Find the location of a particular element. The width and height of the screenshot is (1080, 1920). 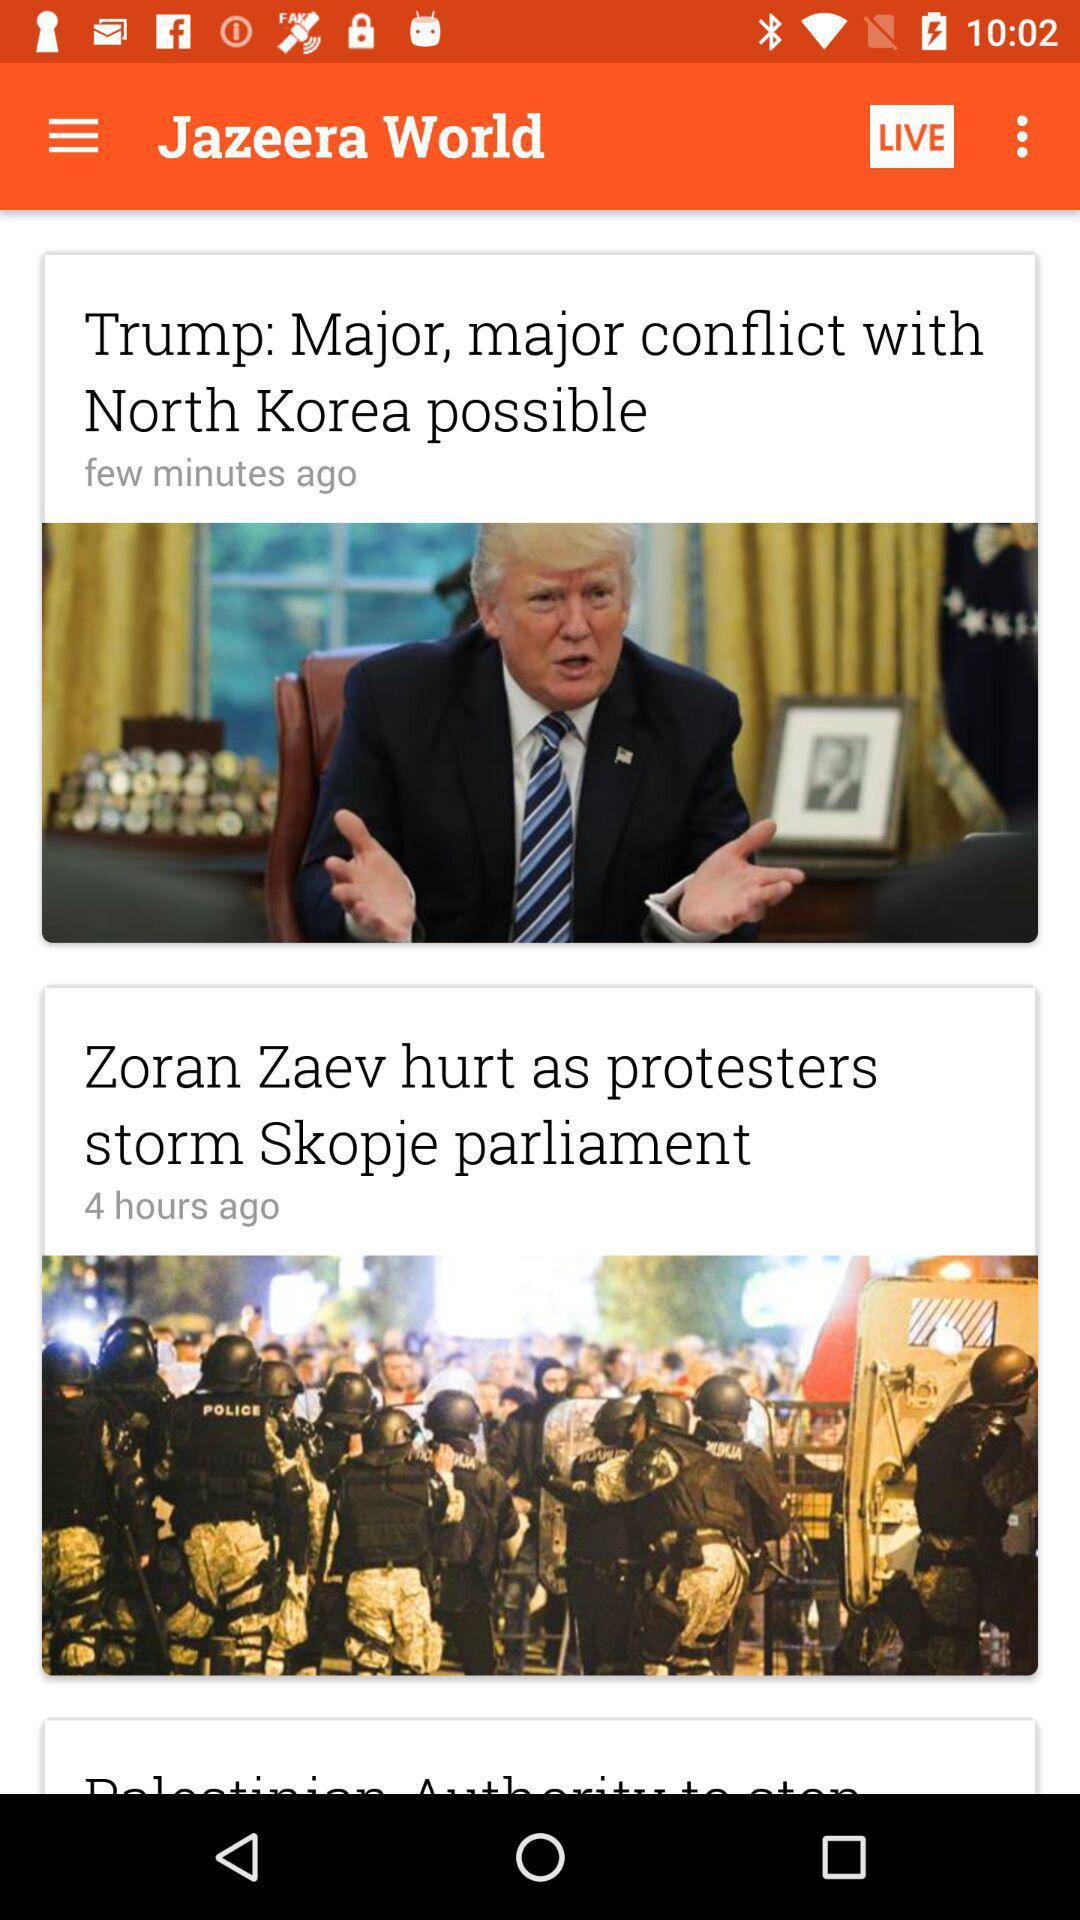

the item next to jazeera world item is located at coordinates (72, 135).